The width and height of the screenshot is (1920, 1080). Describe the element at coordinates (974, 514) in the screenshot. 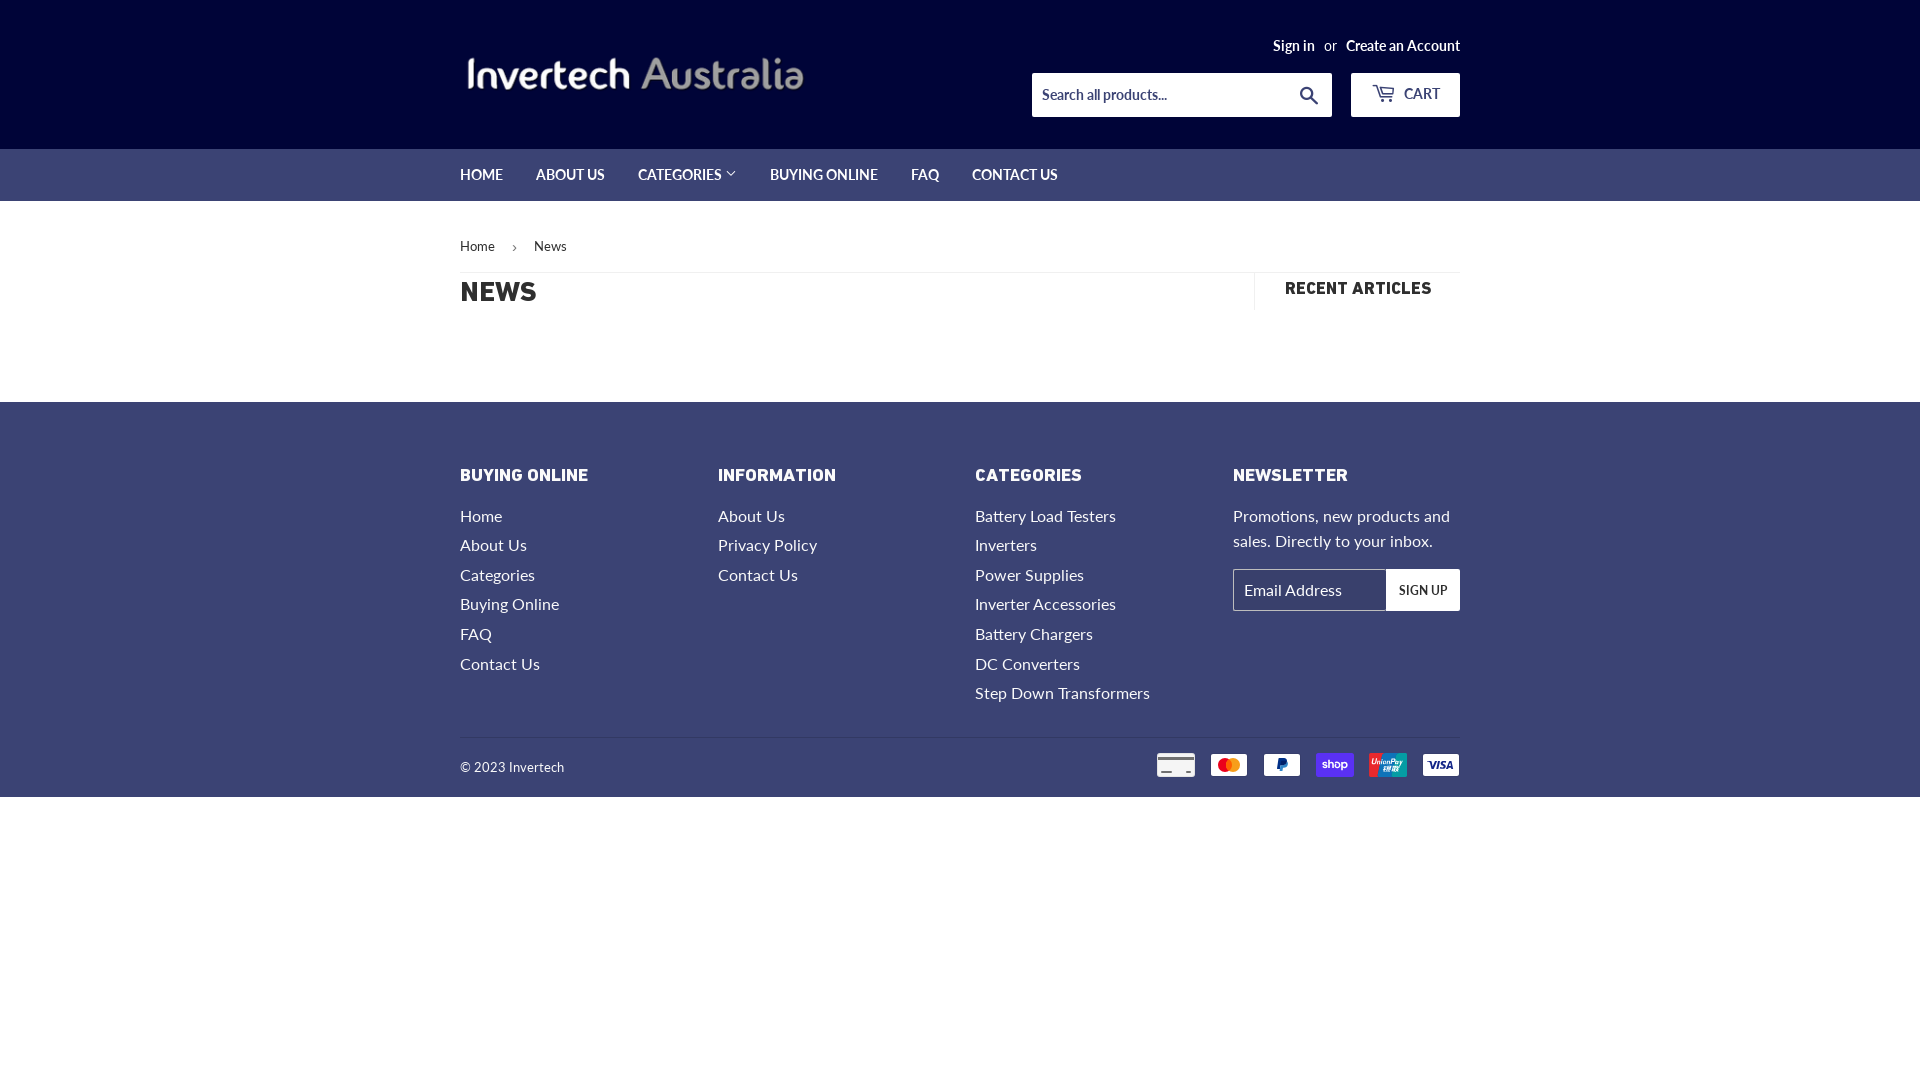

I see `'Battery Load Testers'` at that location.